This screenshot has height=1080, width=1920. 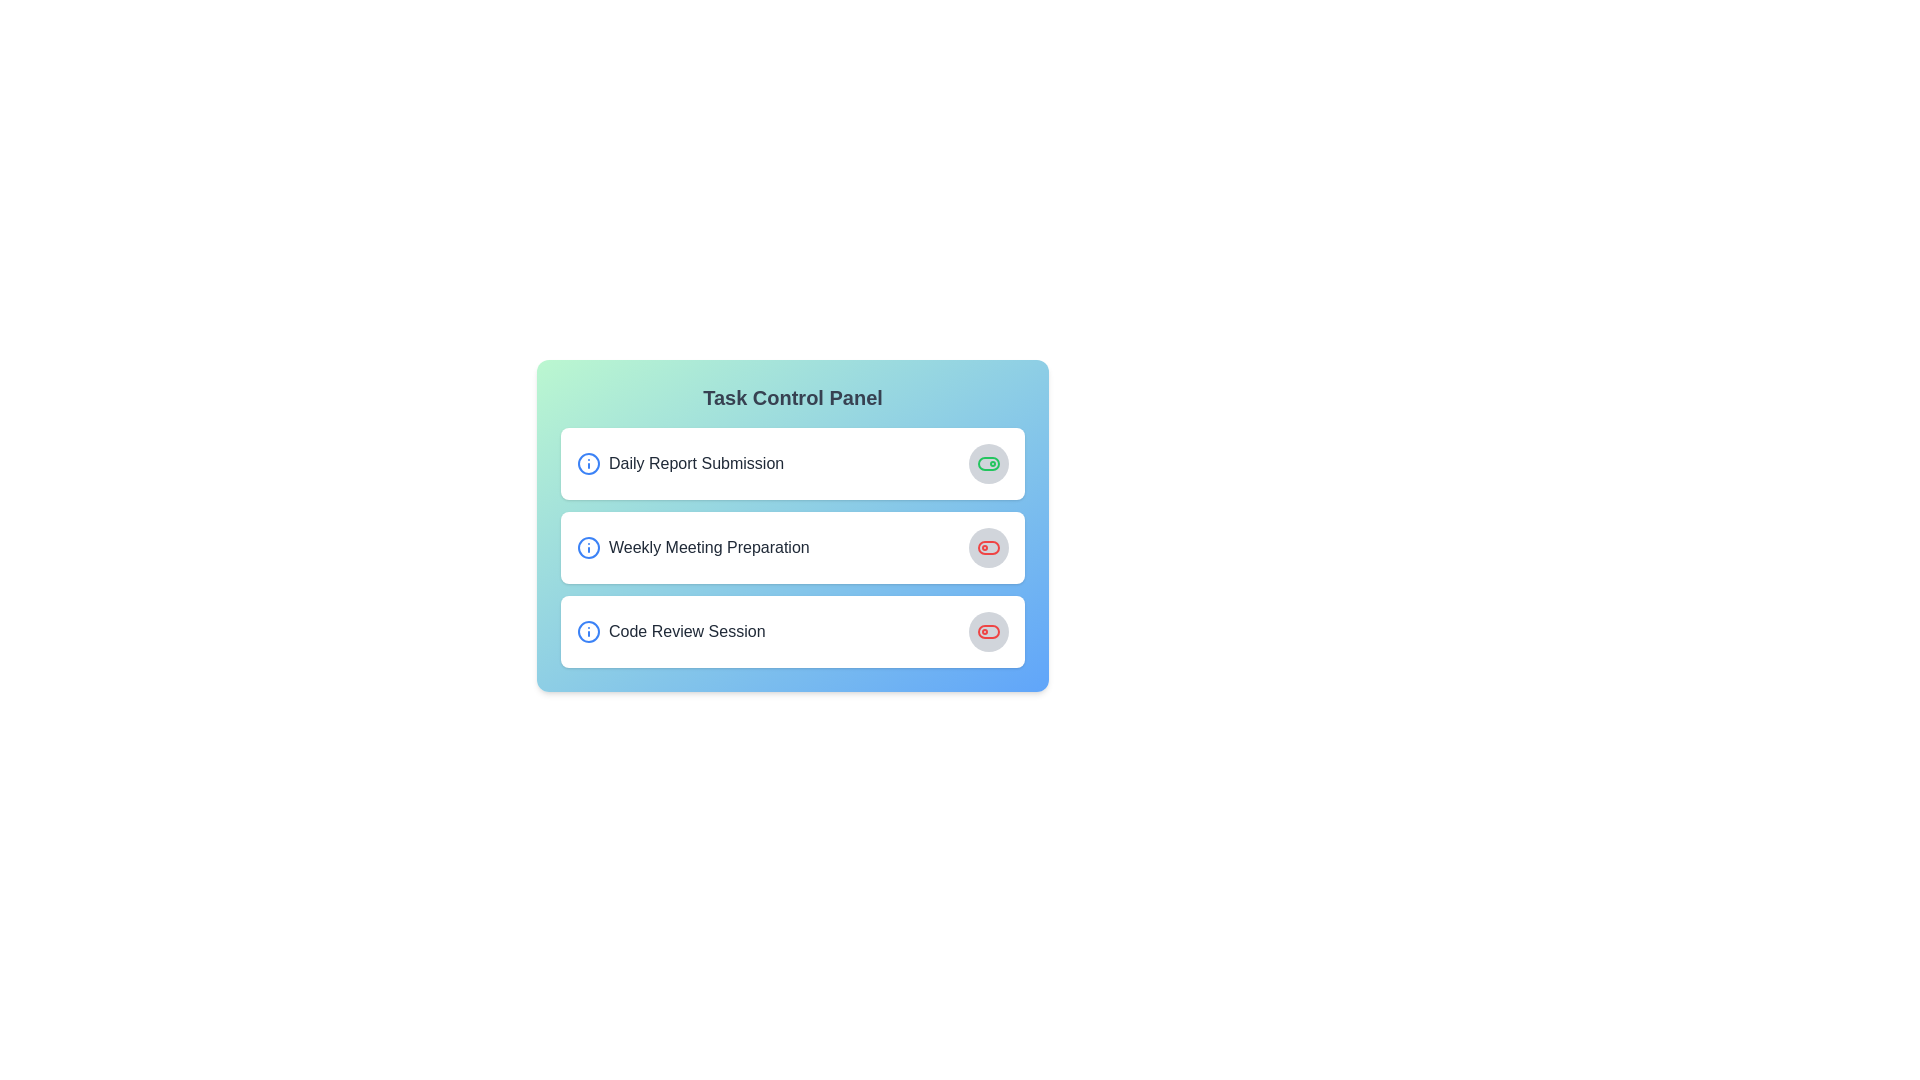 What do you see at coordinates (988, 463) in the screenshot?
I see `the toggle button for 'Daily Report Submission'` at bounding box center [988, 463].